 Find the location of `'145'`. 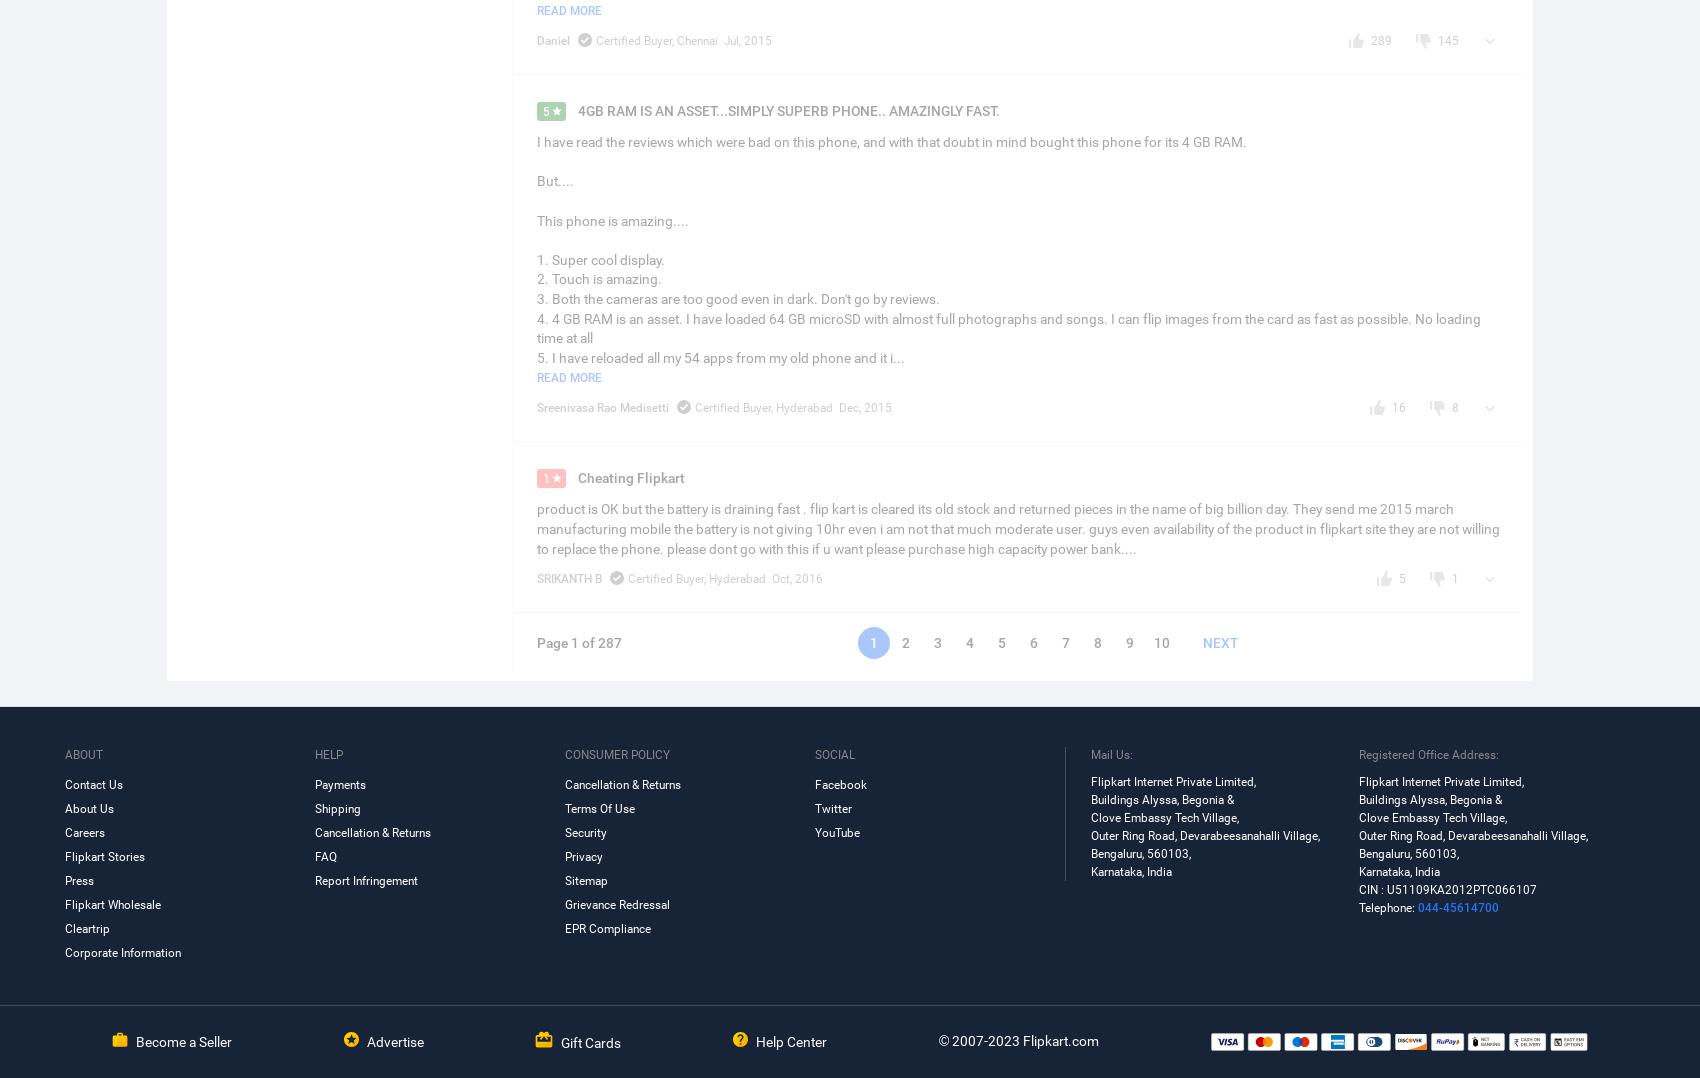

'145' is located at coordinates (1447, 38).